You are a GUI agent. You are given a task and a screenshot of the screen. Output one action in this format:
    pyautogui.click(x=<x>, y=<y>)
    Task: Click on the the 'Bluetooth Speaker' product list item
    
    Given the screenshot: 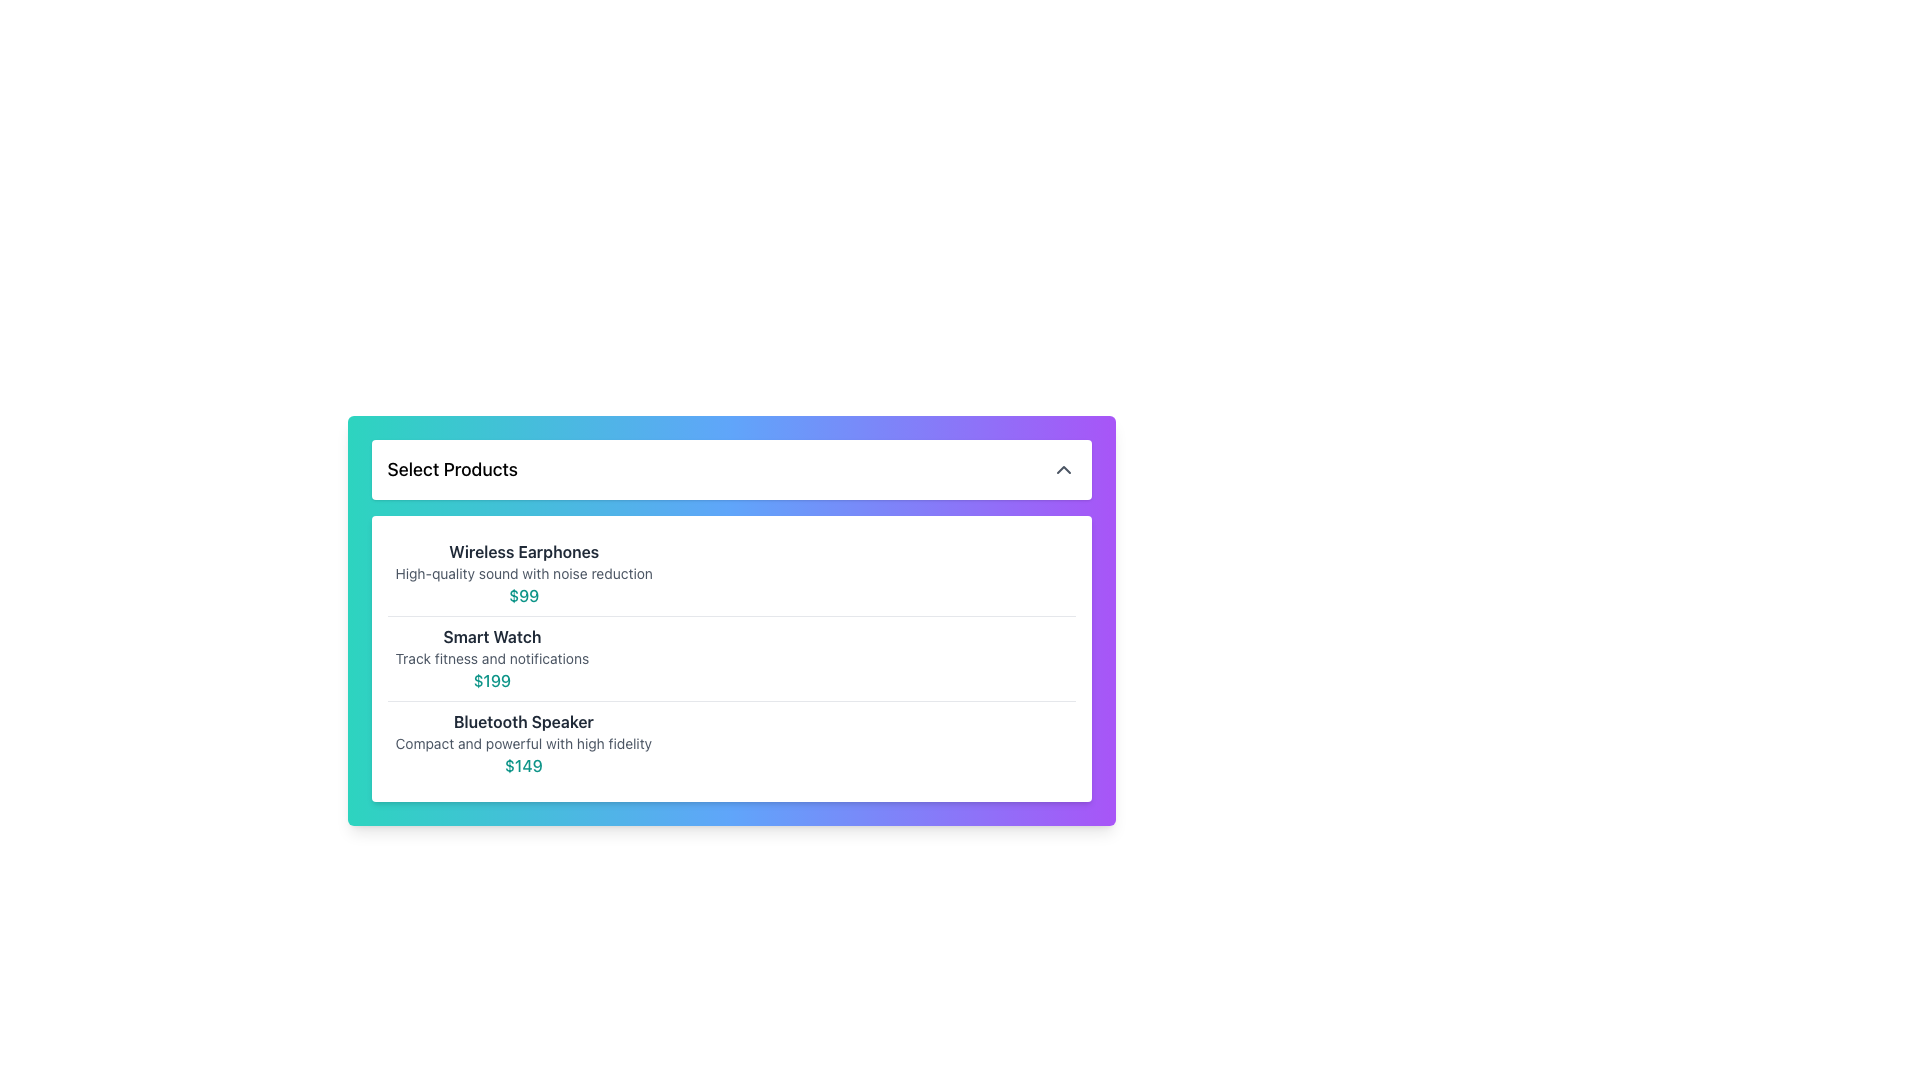 What is the action you would take?
    pyautogui.click(x=730, y=744)
    